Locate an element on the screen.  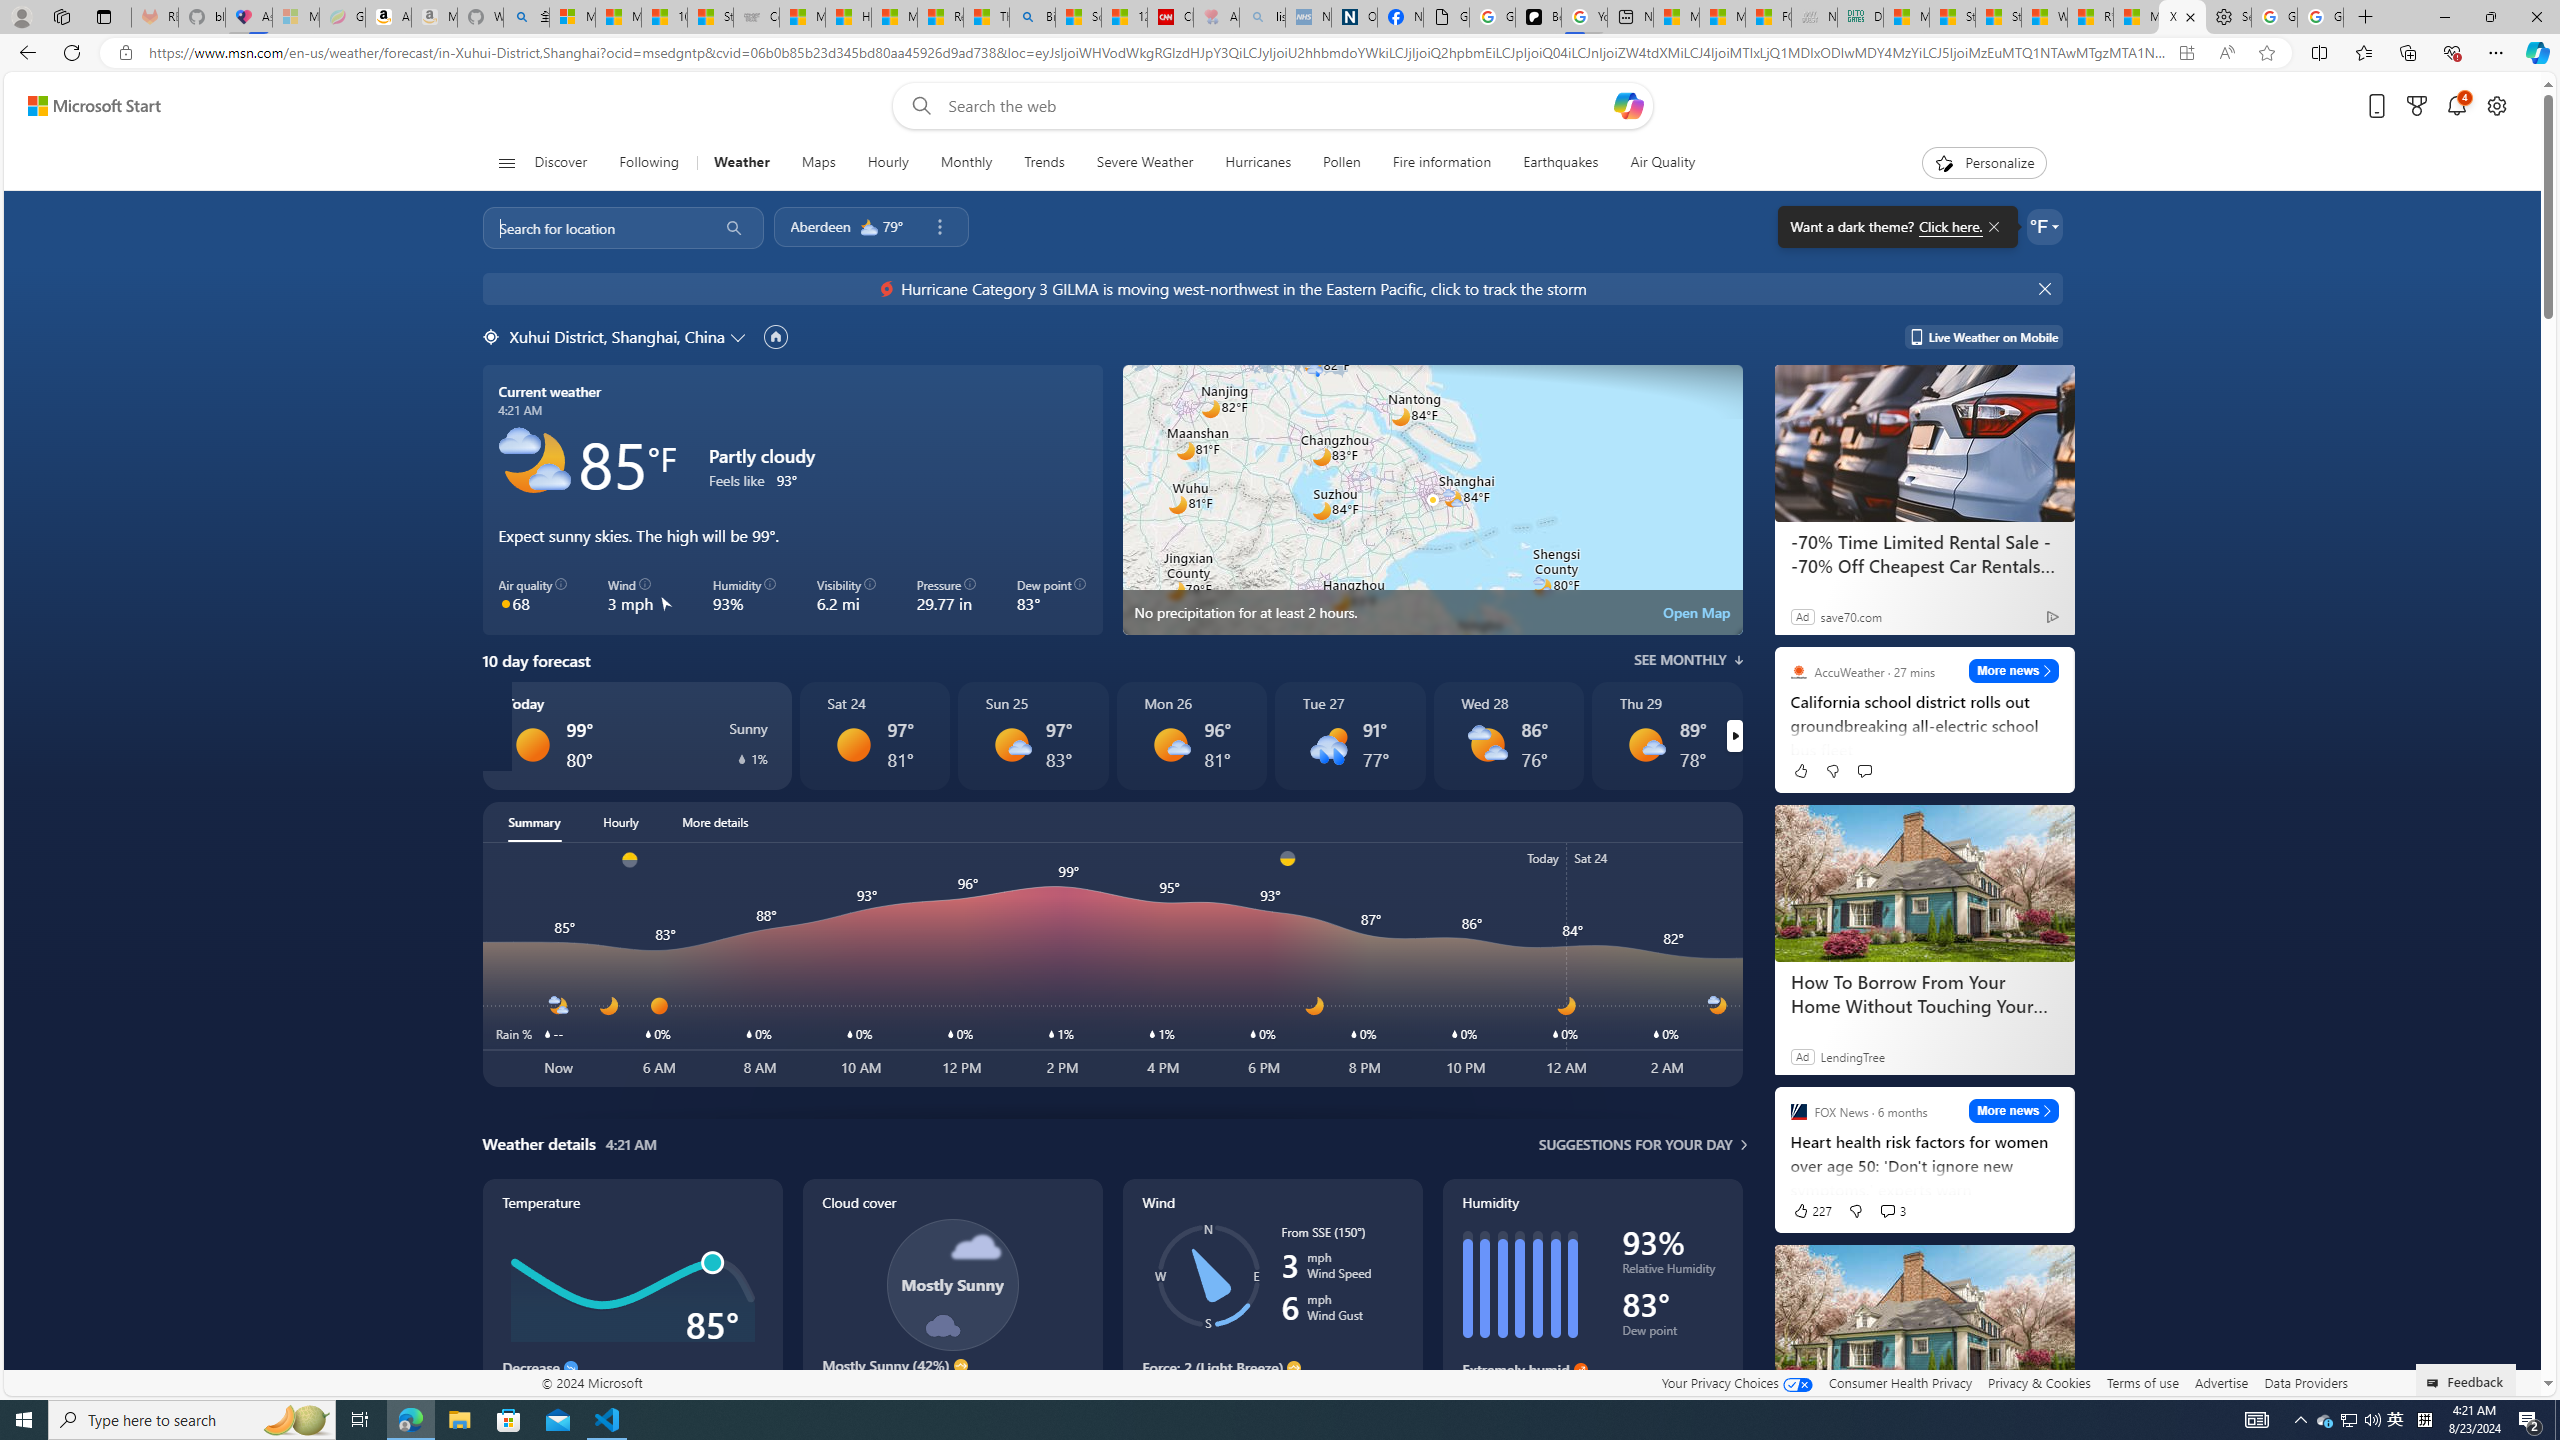
'Asthma Inhalers: Names and Types' is located at coordinates (248, 16).